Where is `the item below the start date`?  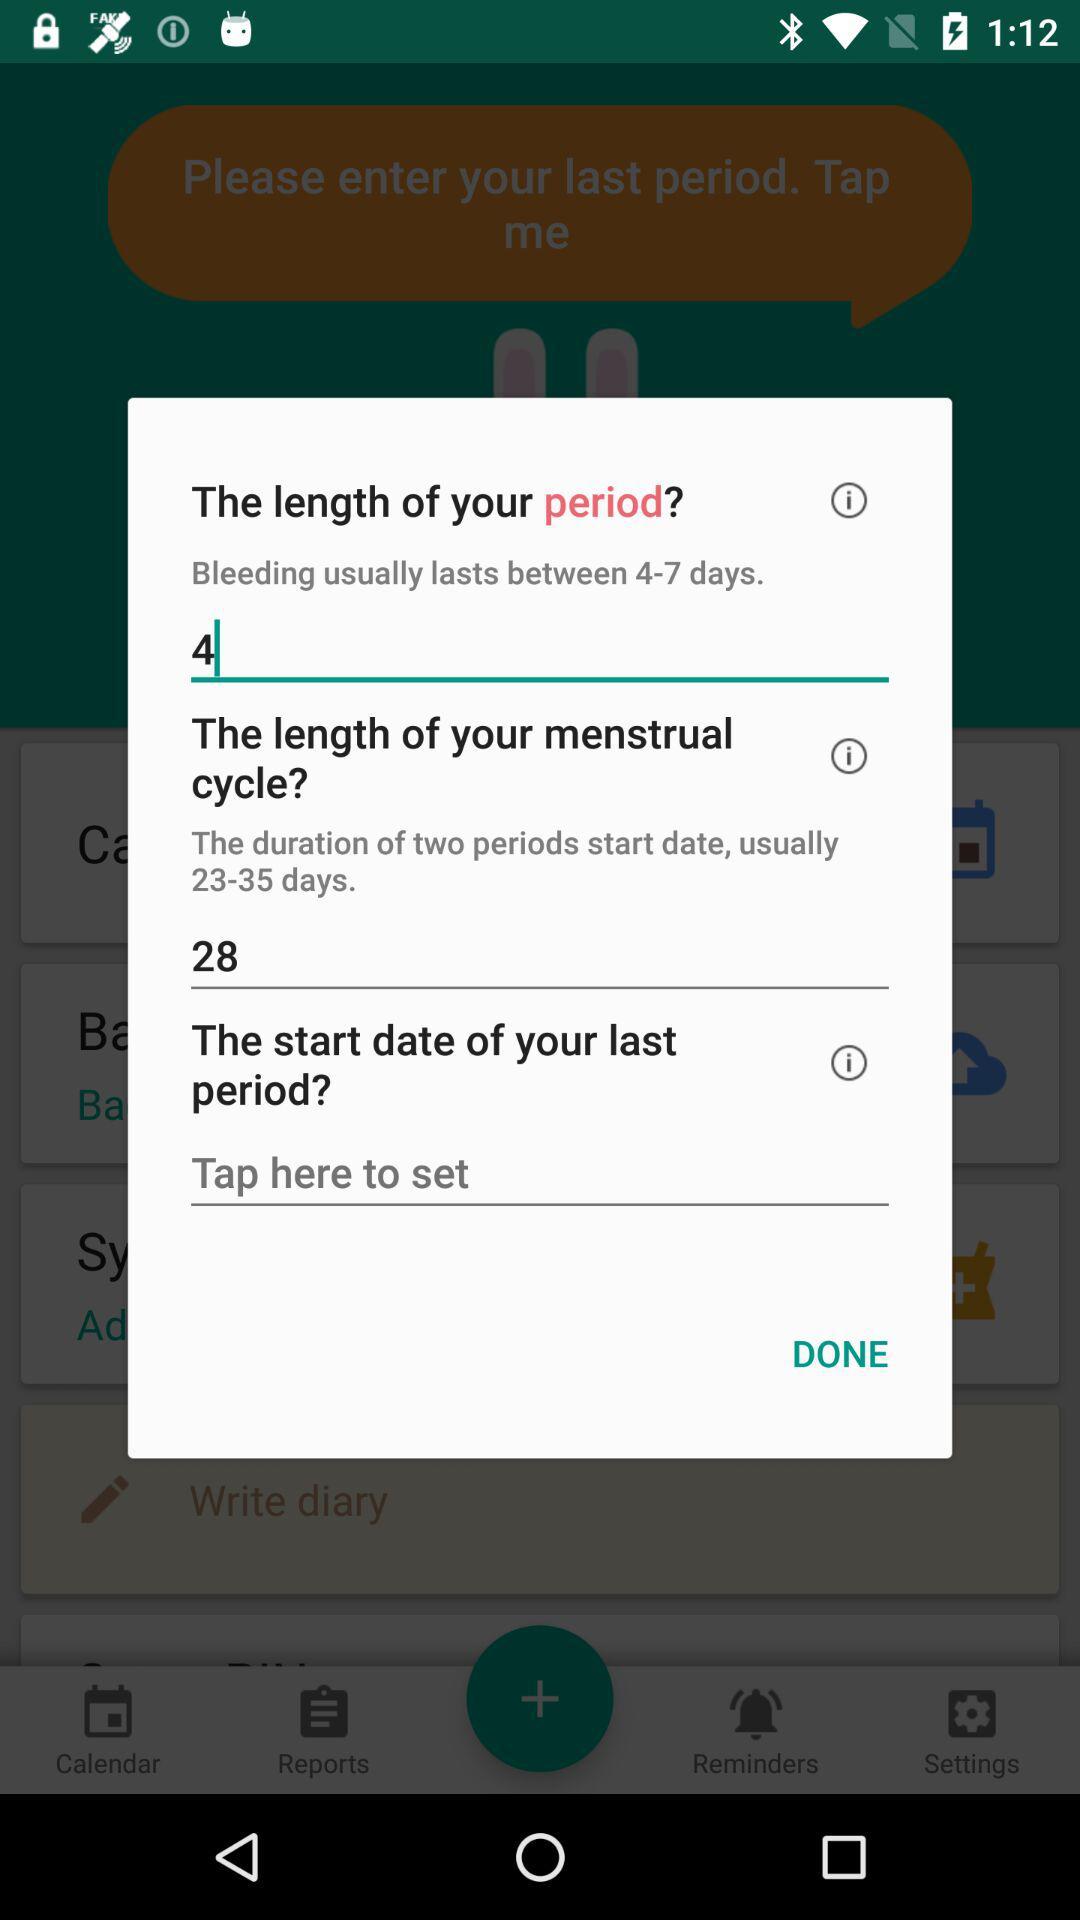 the item below the start date is located at coordinates (540, 1174).